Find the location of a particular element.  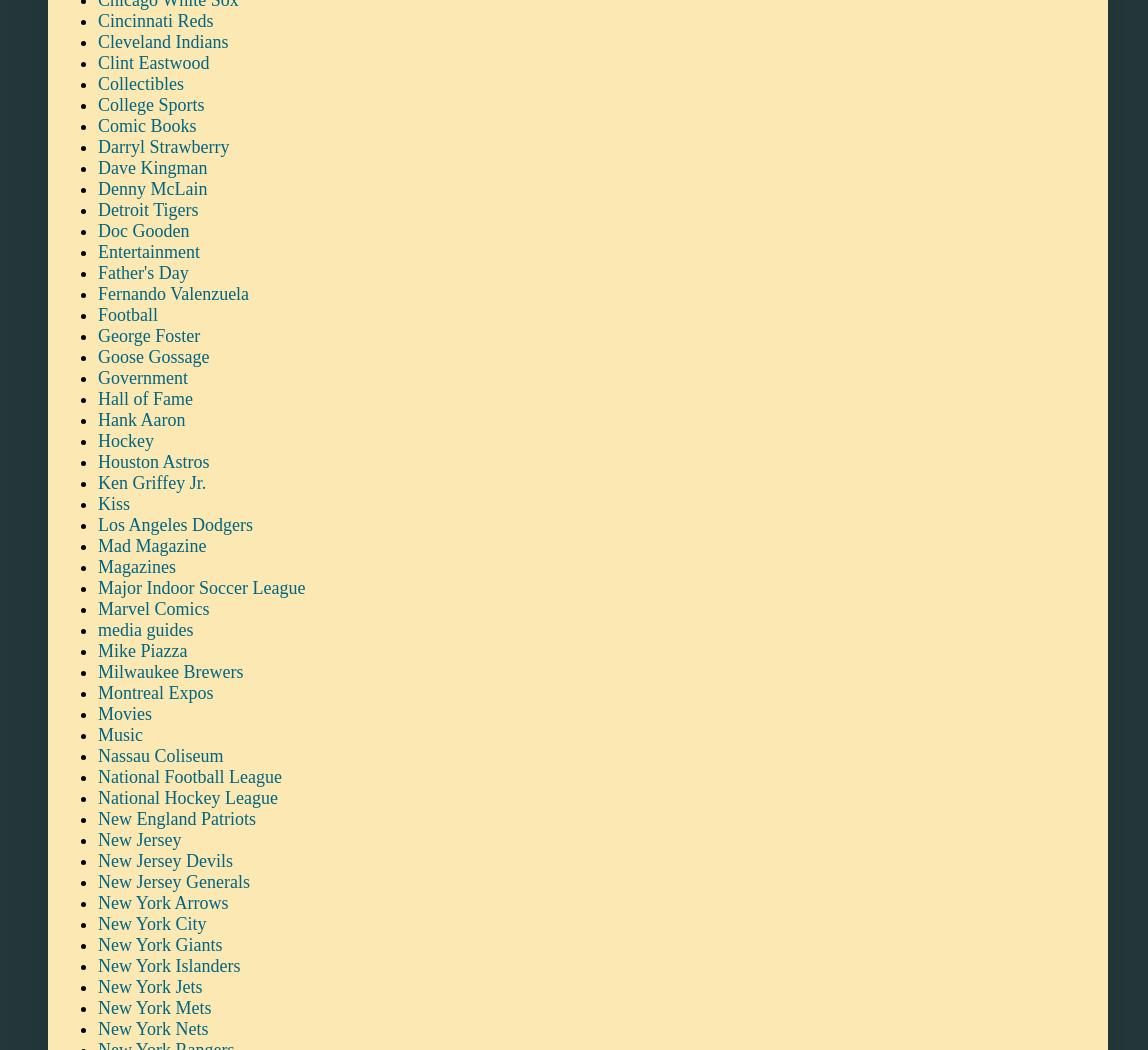

'Dave Kingman' is located at coordinates (152, 166).